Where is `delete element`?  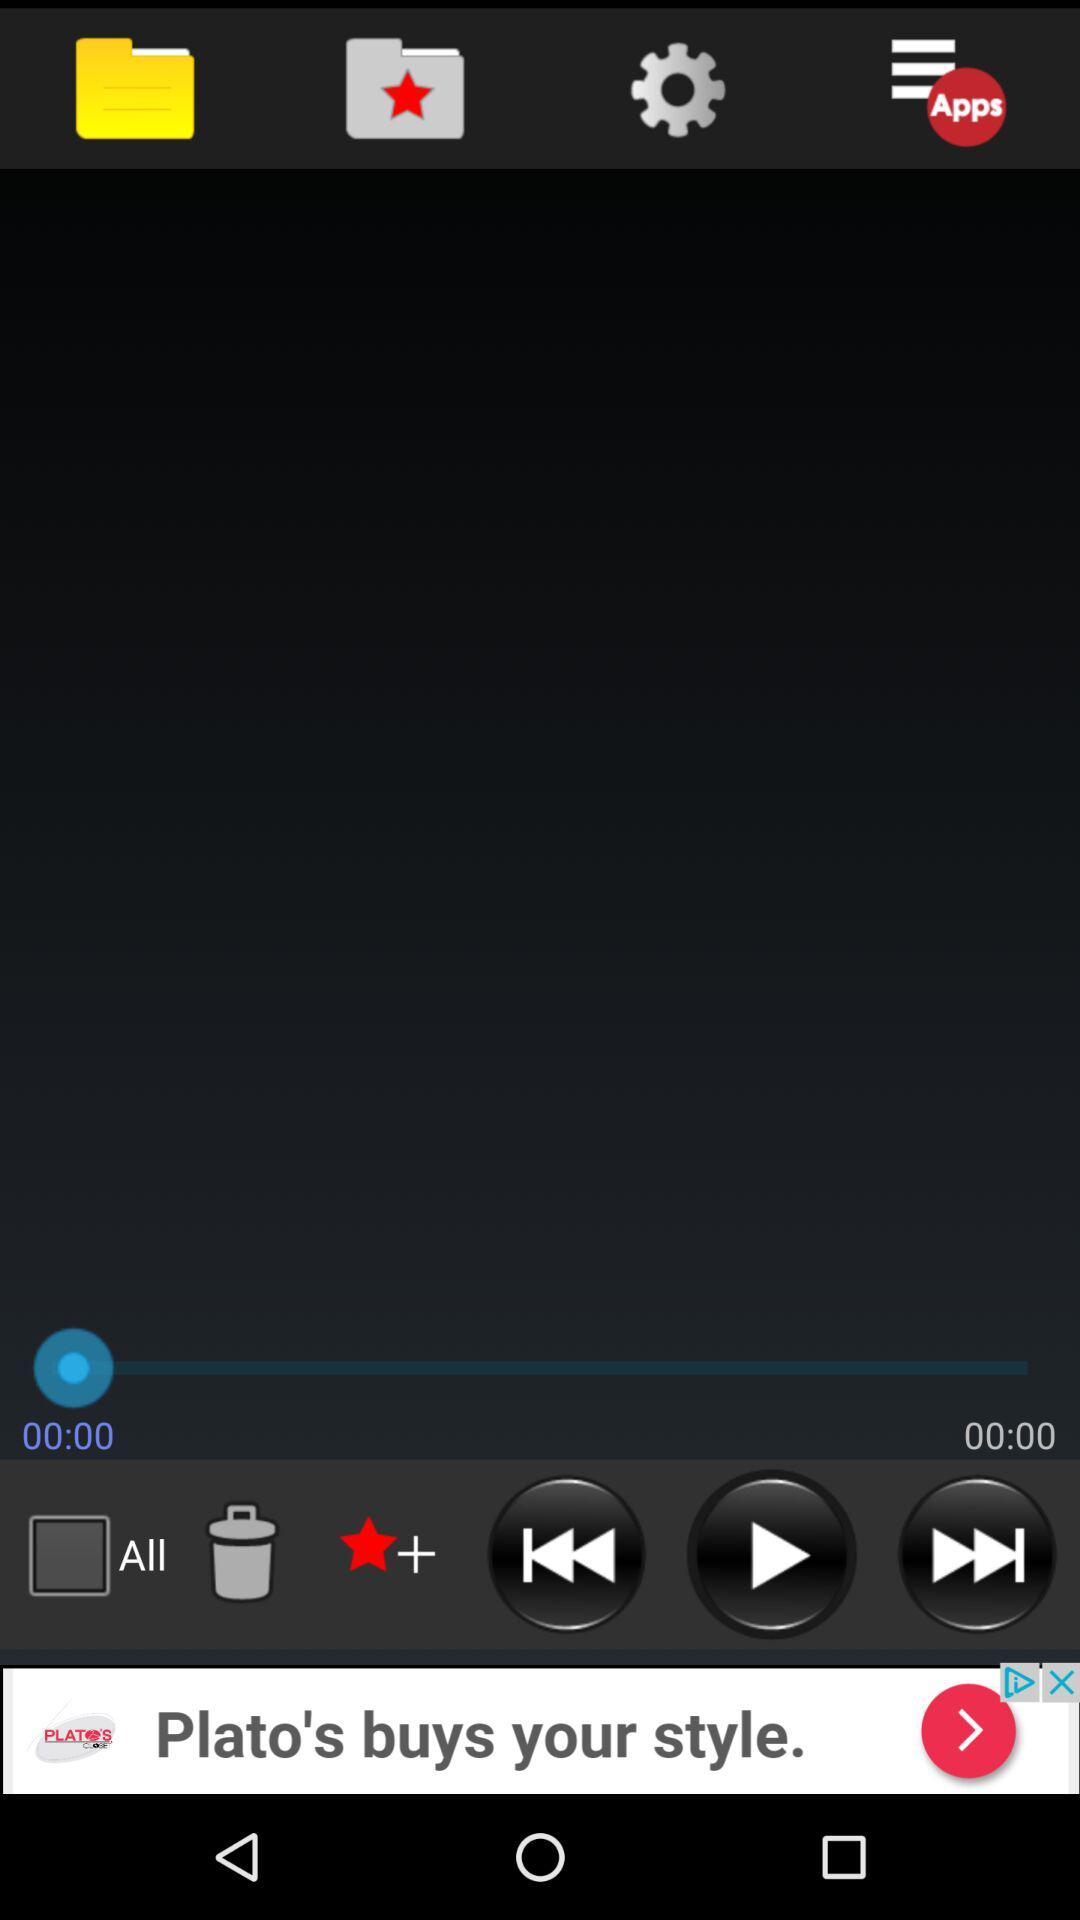 delete element is located at coordinates (240, 1553).